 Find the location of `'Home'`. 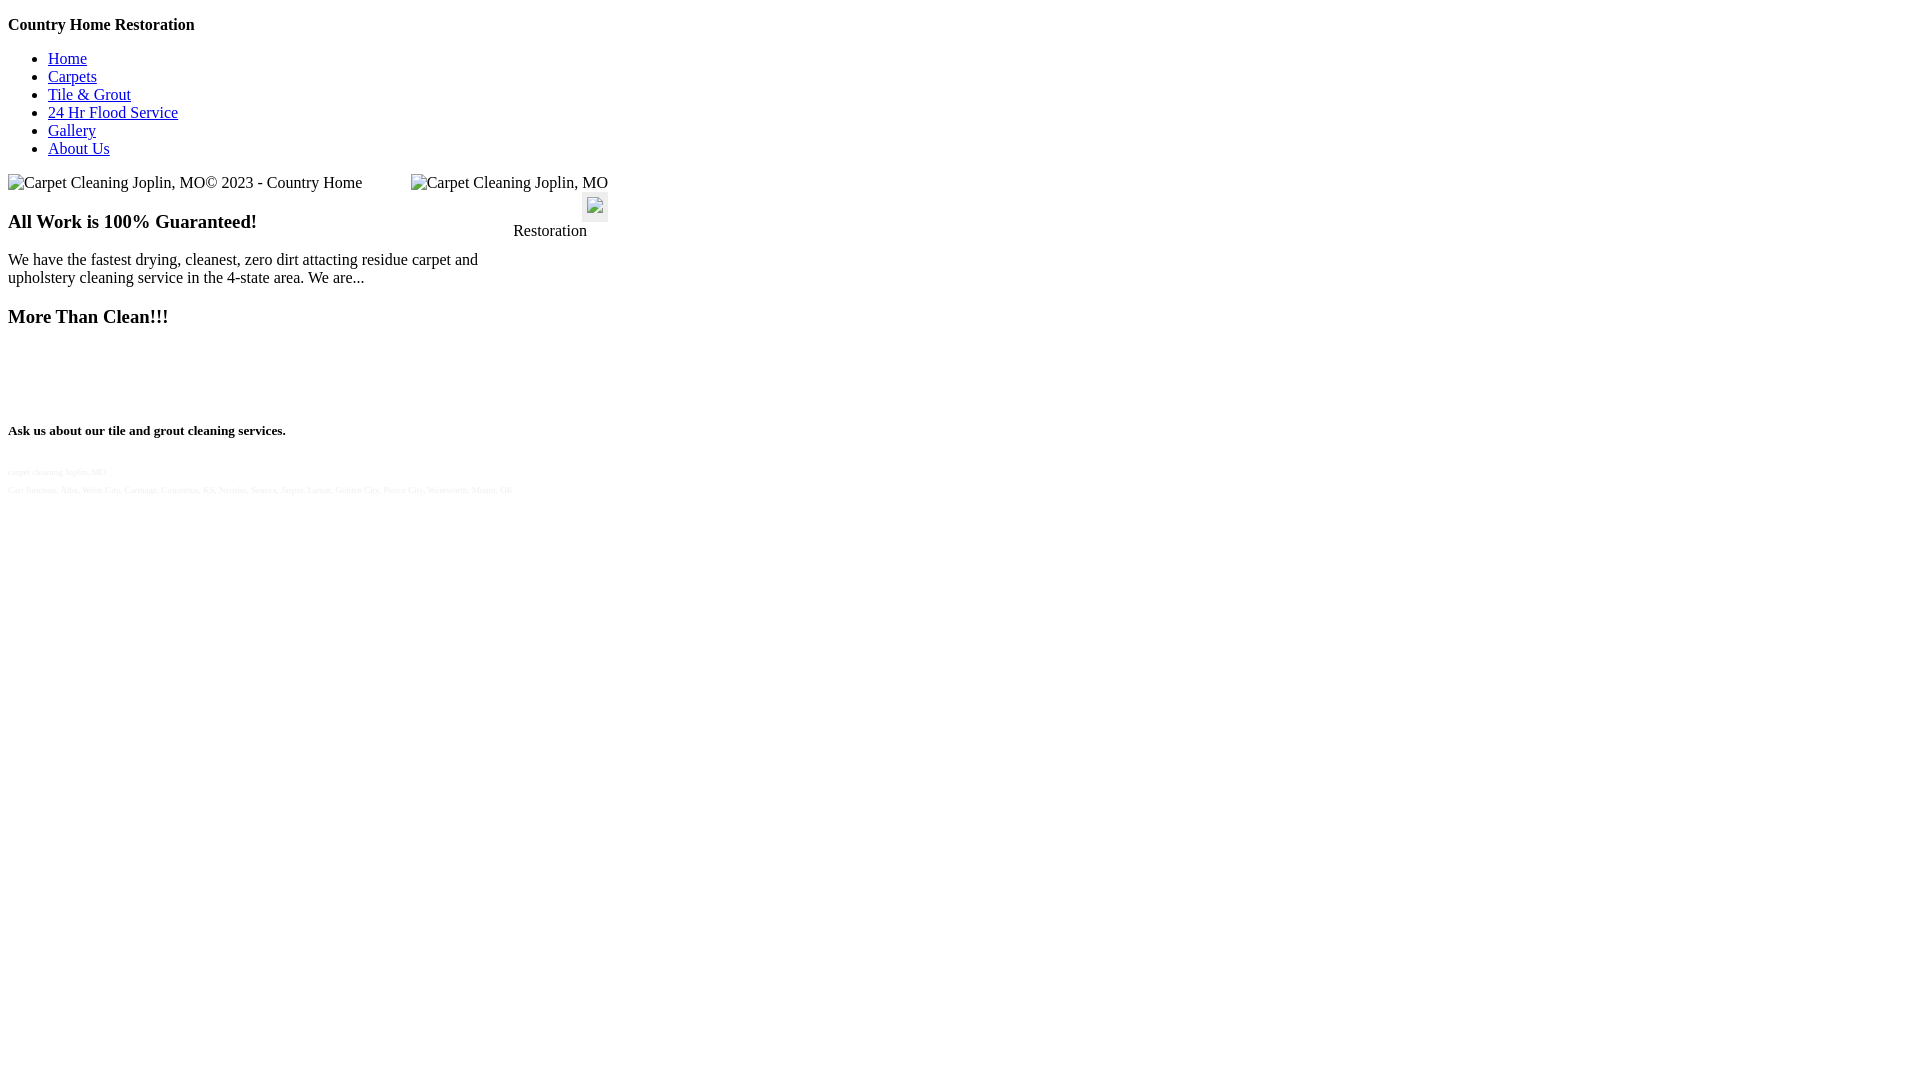

'Home' is located at coordinates (67, 57).